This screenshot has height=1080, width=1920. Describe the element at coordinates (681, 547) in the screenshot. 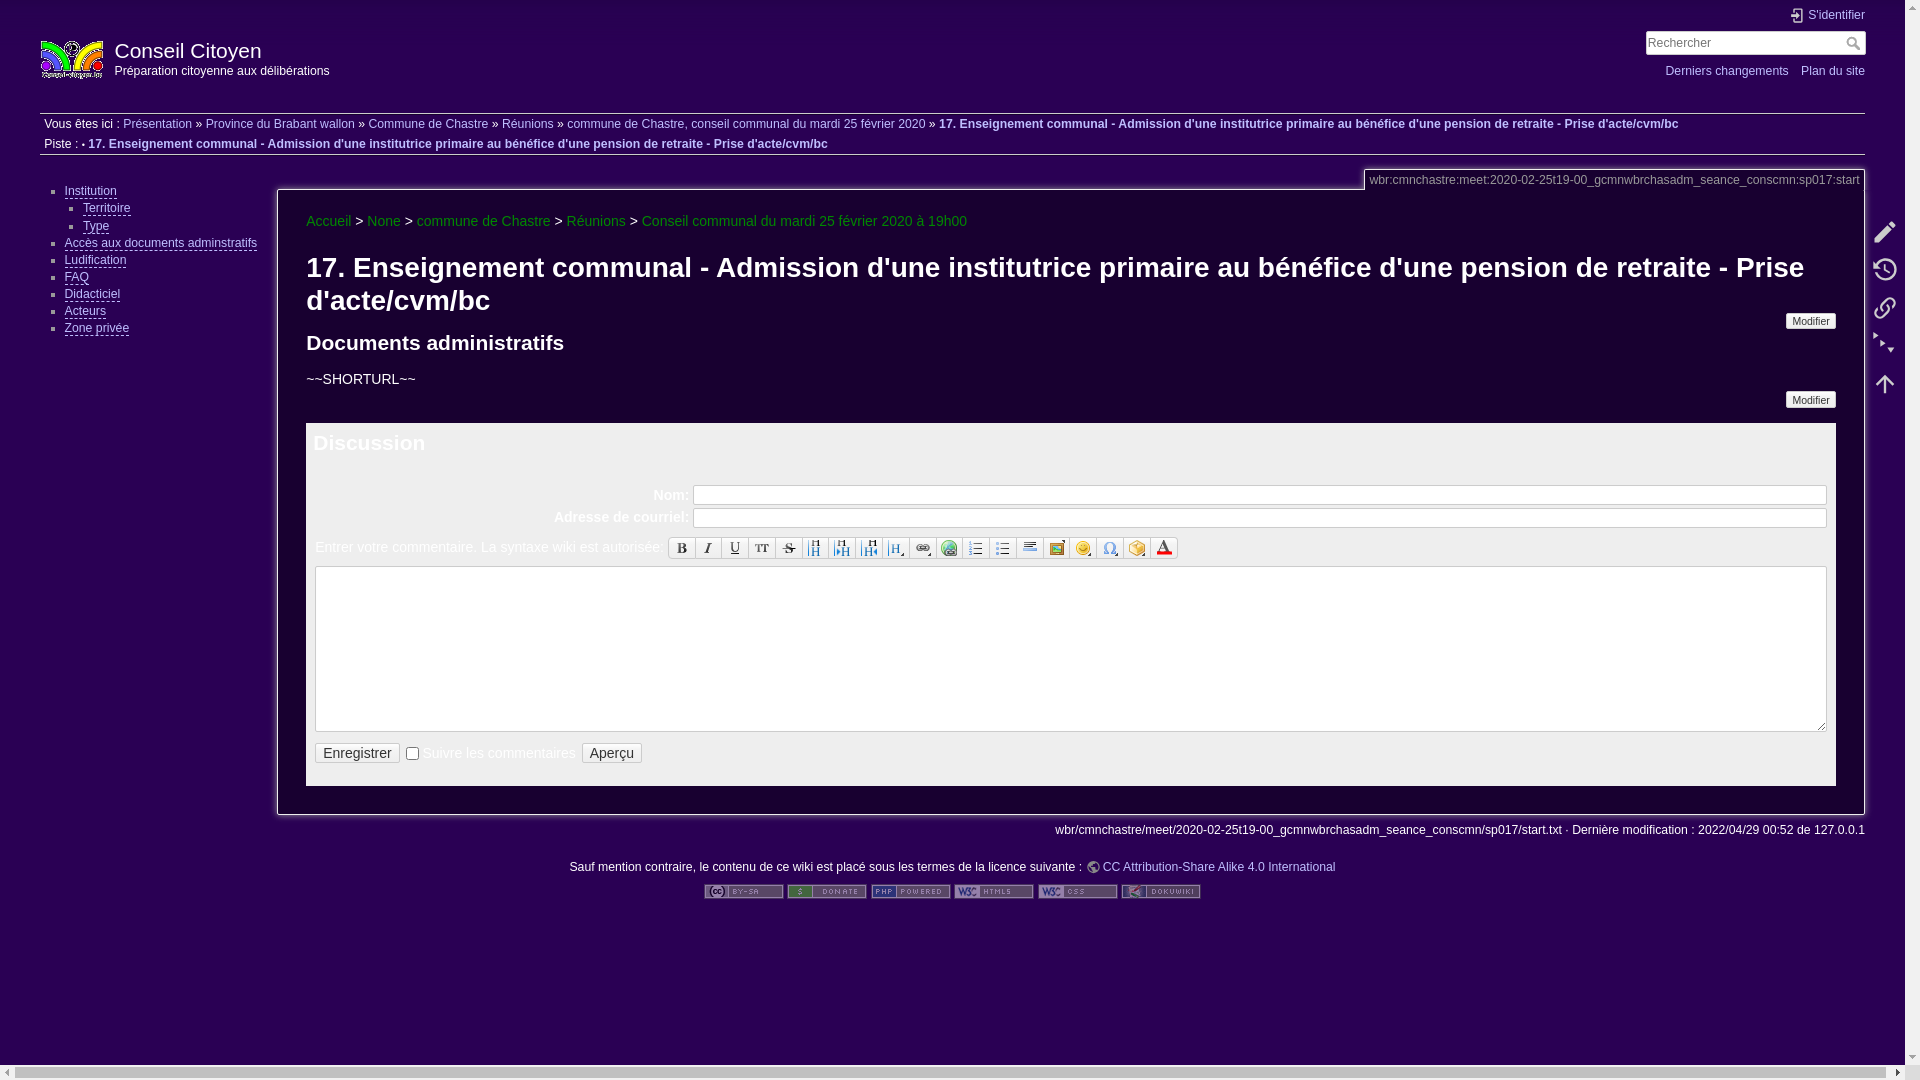

I see `'Gras [B]'` at that location.